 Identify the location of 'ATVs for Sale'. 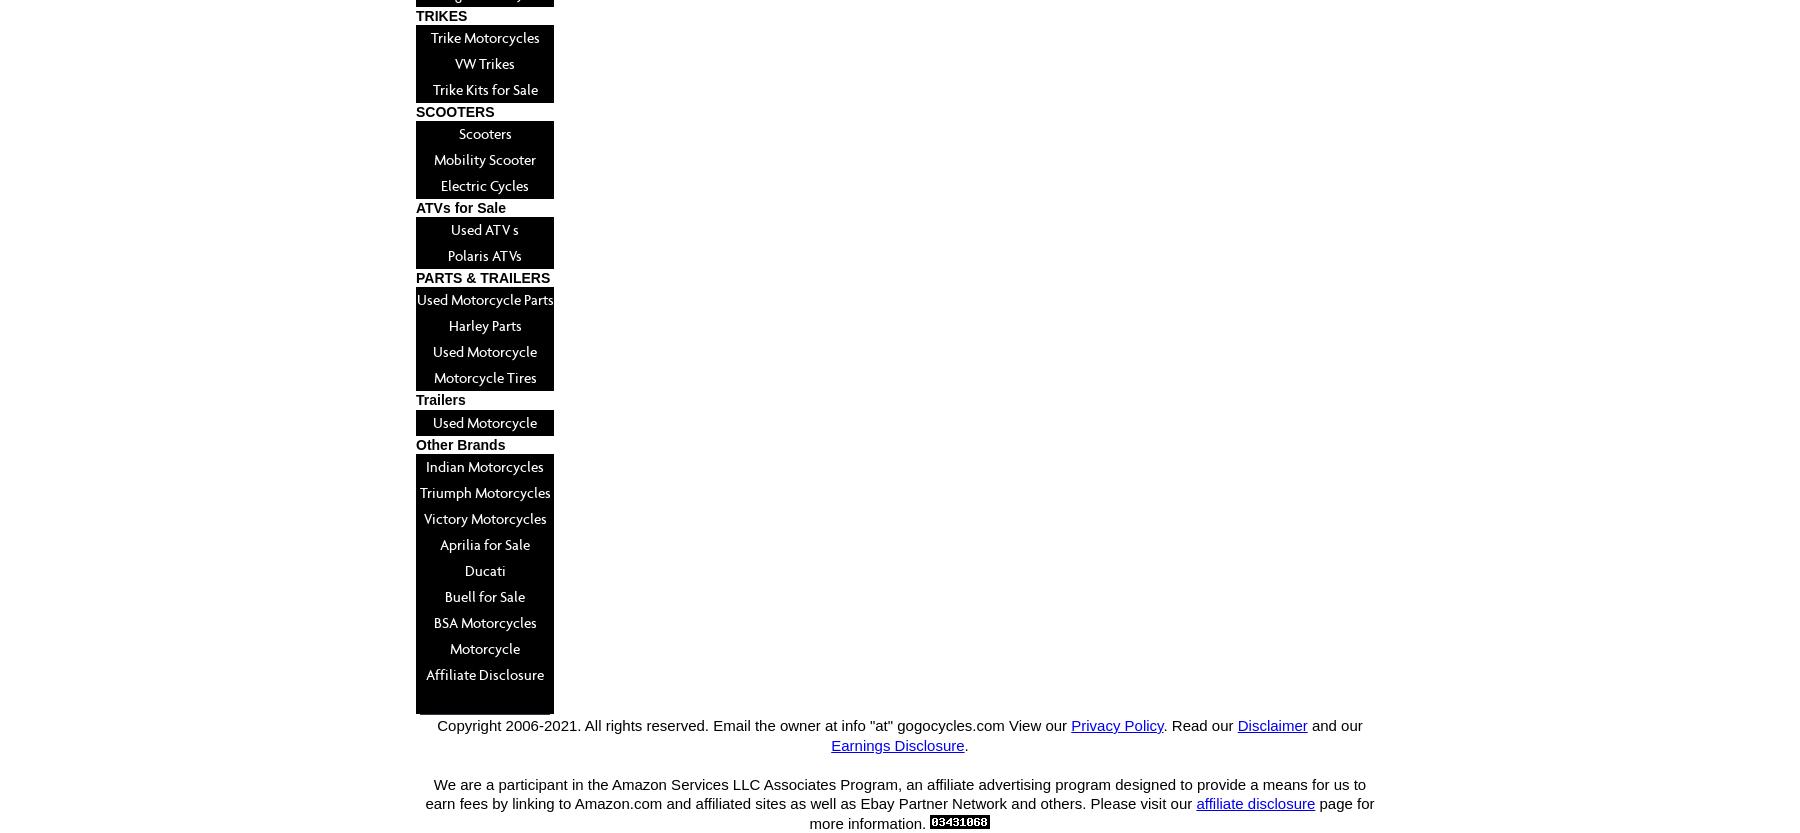
(459, 207).